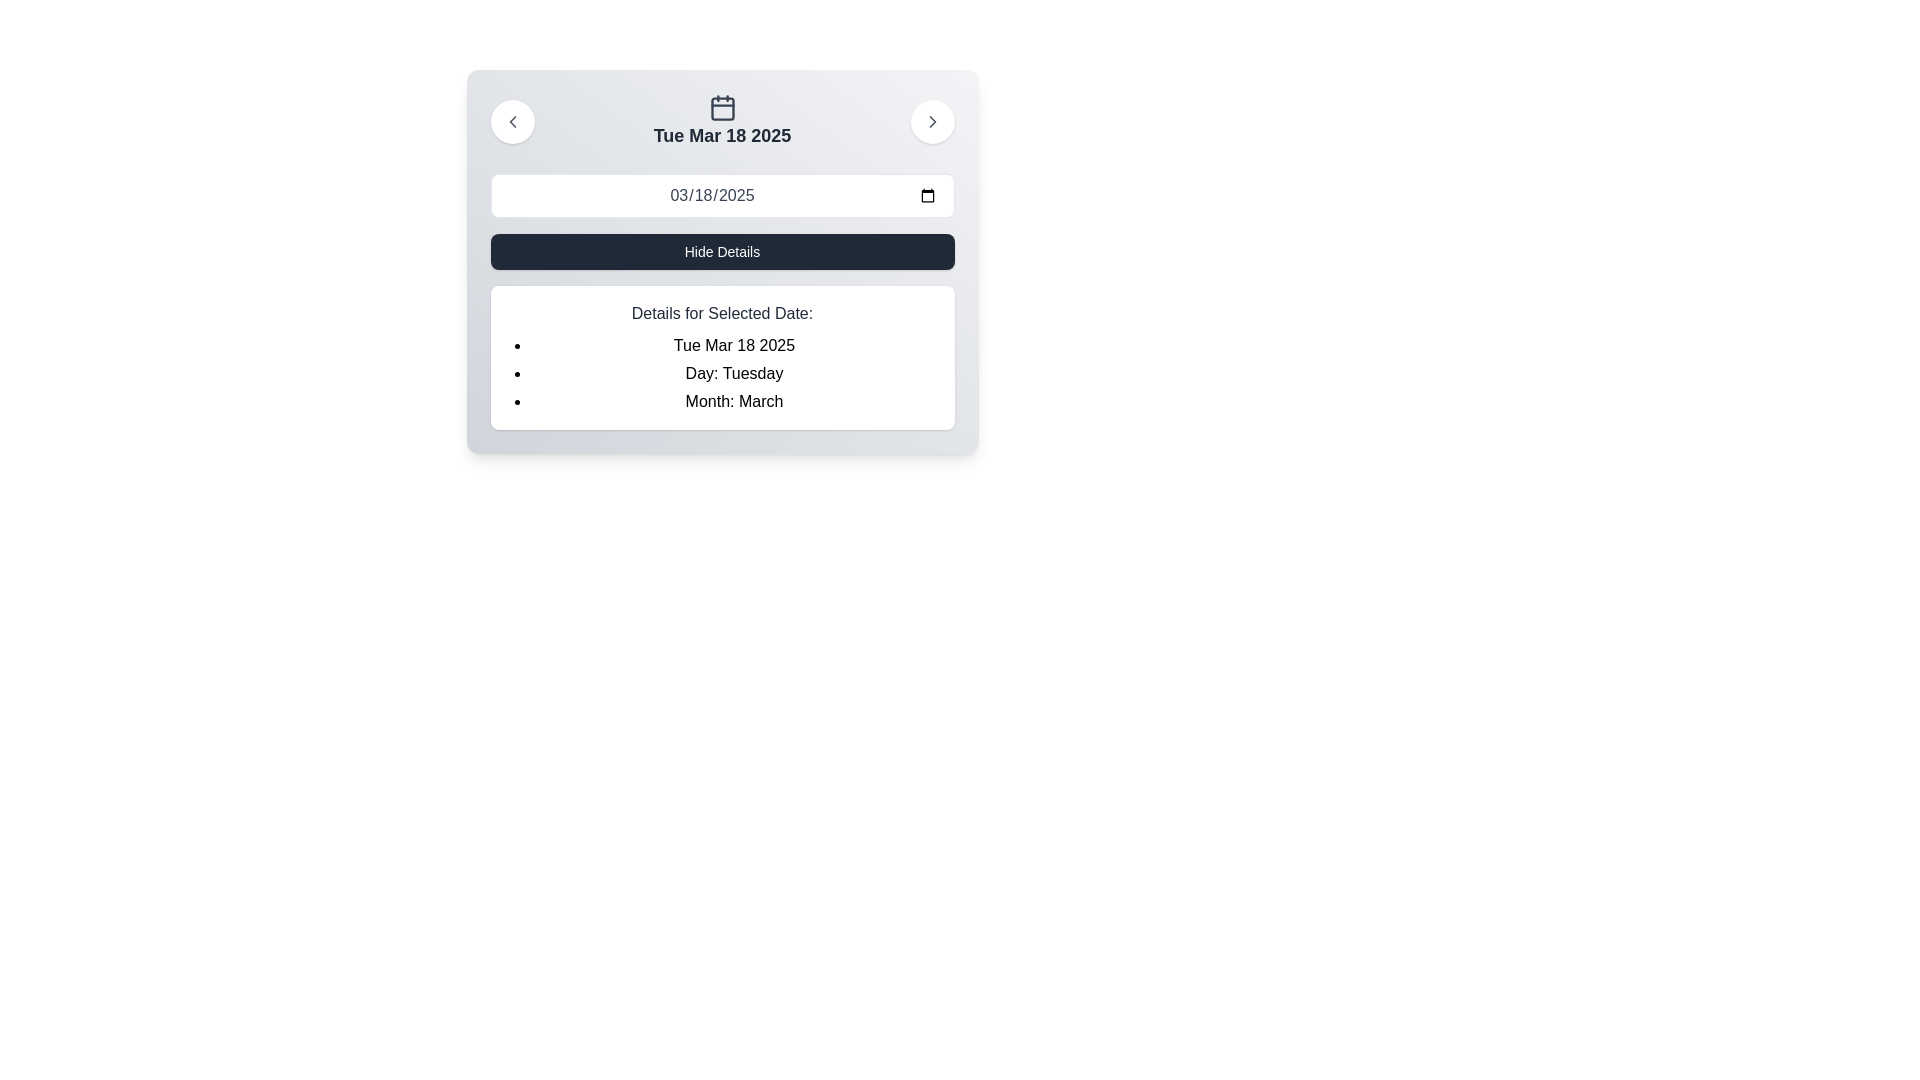 This screenshot has height=1080, width=1920. What do you see at coordinates (733, 345) in the screenshot?
I see `the static text displaying 'Tue Mar 18 2025', which is the first item in the bullet point list under the section titled 'Details for Selected Date'` at bounding box center [733, 345].